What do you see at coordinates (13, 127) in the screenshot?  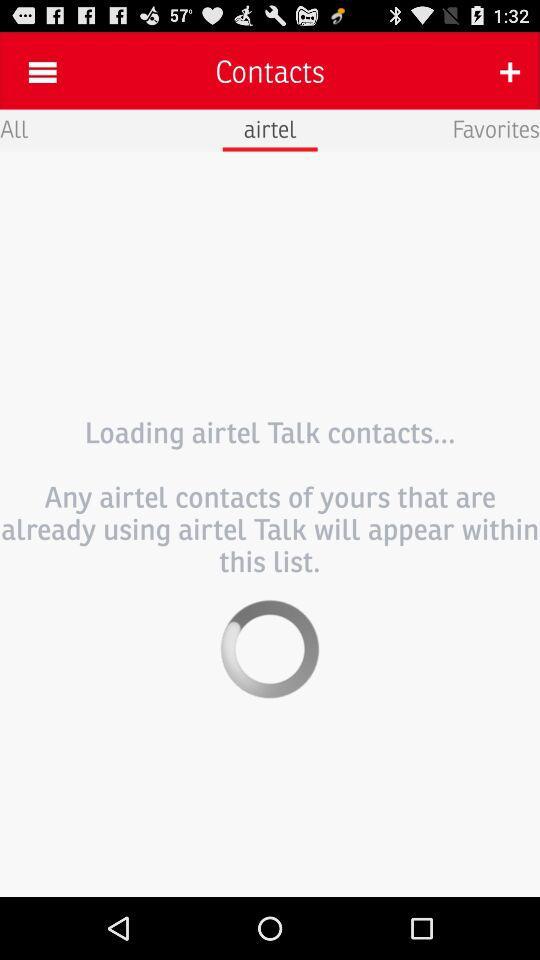 I see `app above loading airtel talk item` at bounding box center [13, 127].